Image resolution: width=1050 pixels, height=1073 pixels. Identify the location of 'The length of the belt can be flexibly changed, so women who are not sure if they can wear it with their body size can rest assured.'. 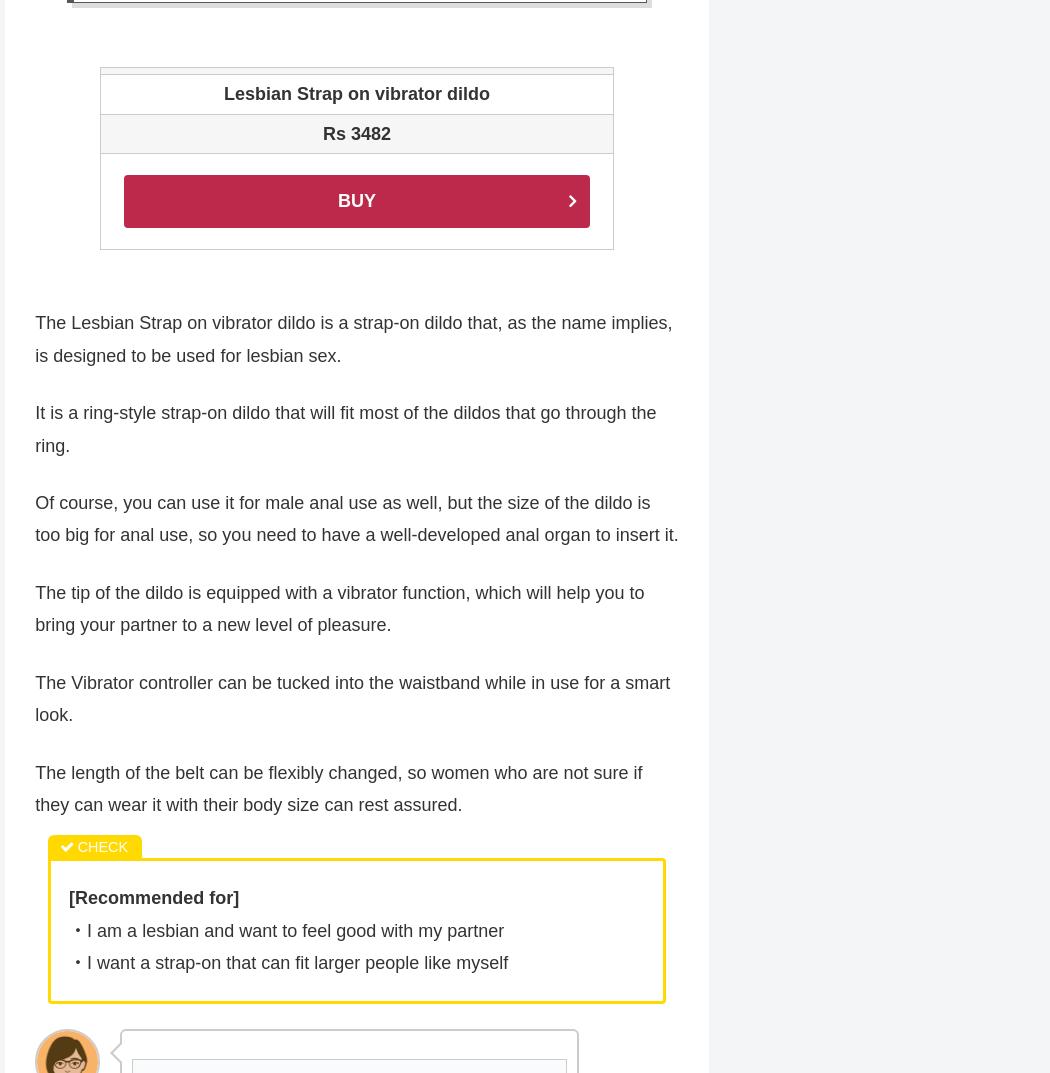
(338, 791).